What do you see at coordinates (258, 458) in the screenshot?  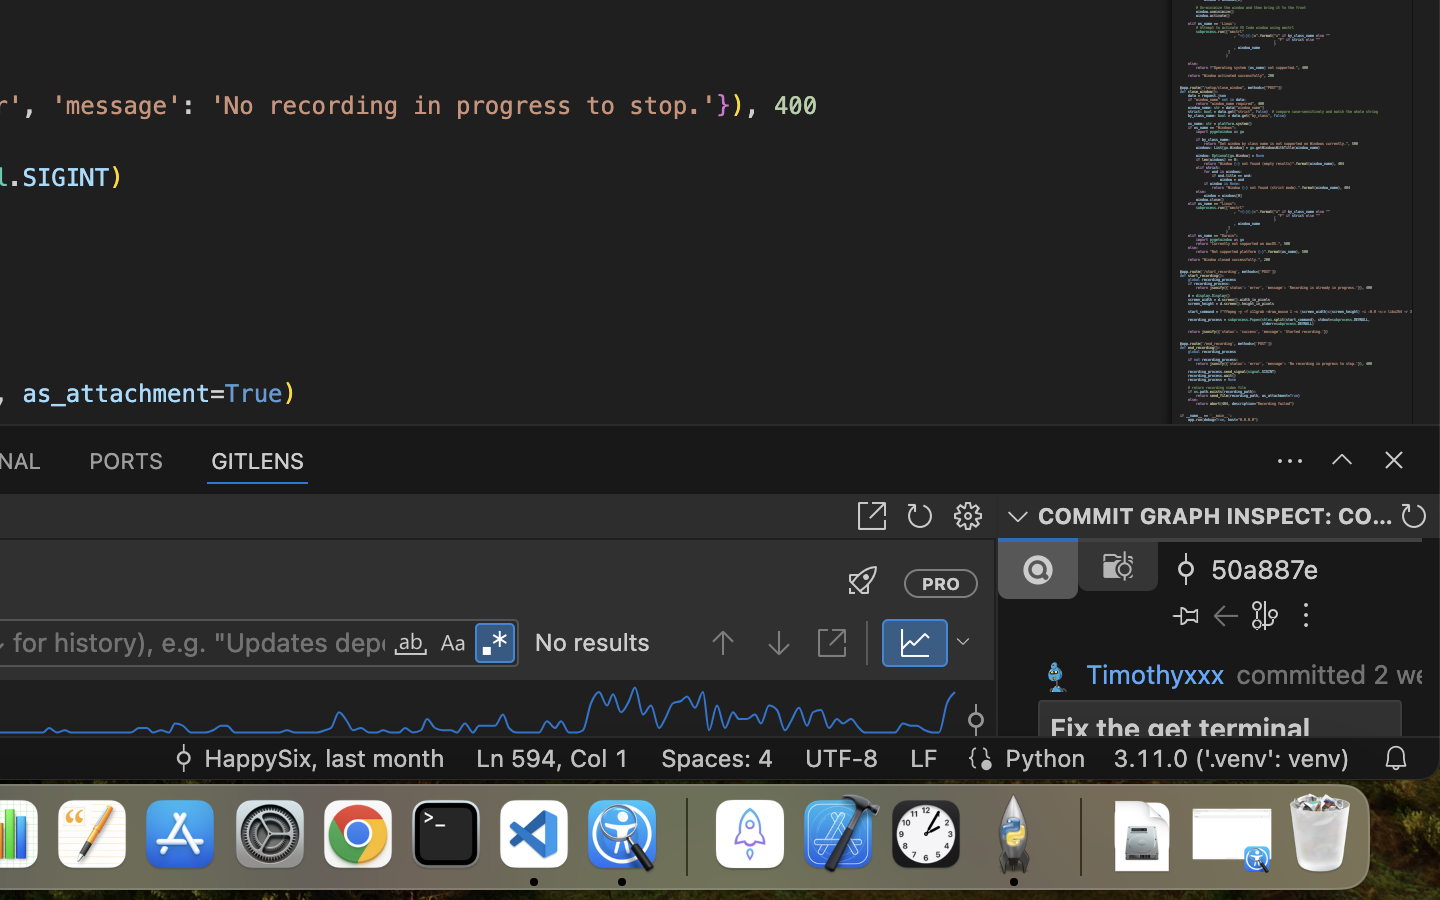 I see `'1 GITLENS'` at bounding box center [258, 458].